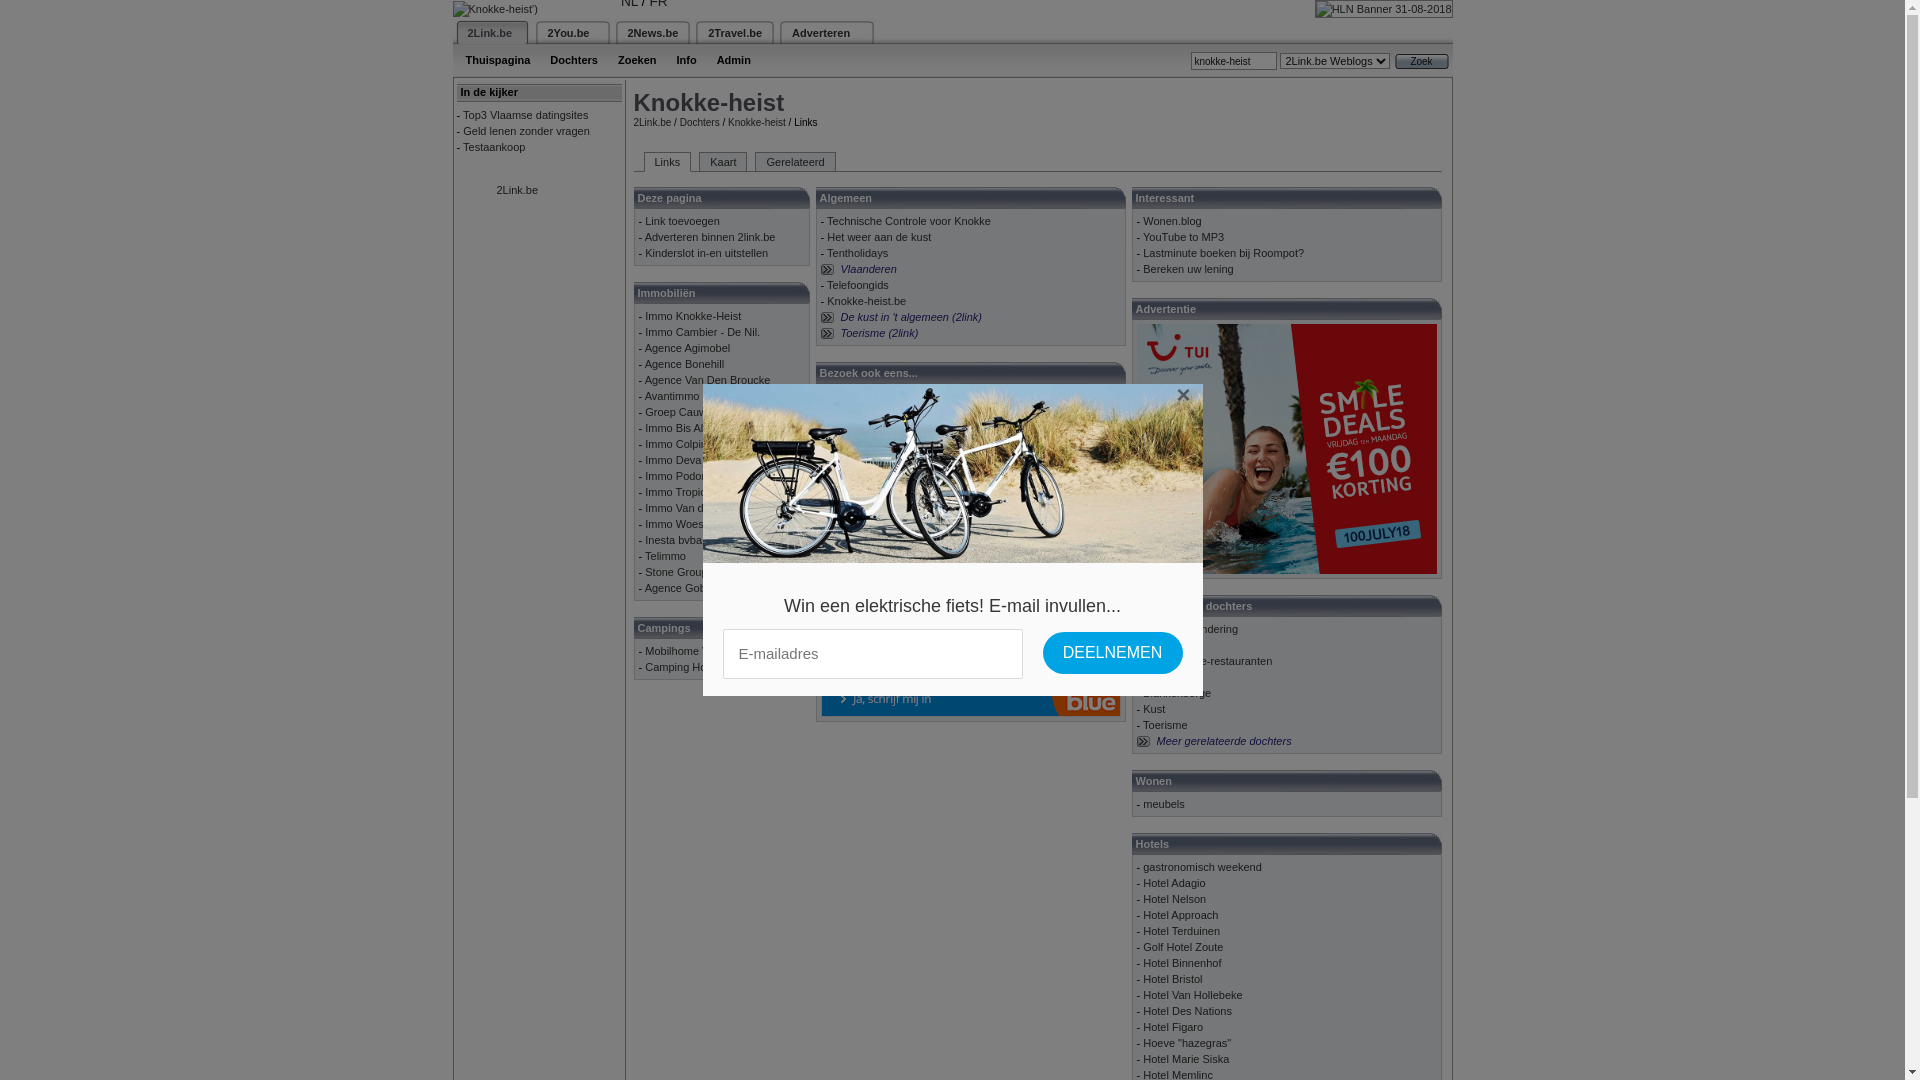  I want to click on 'Hotel Approach', so click(1180, 914).